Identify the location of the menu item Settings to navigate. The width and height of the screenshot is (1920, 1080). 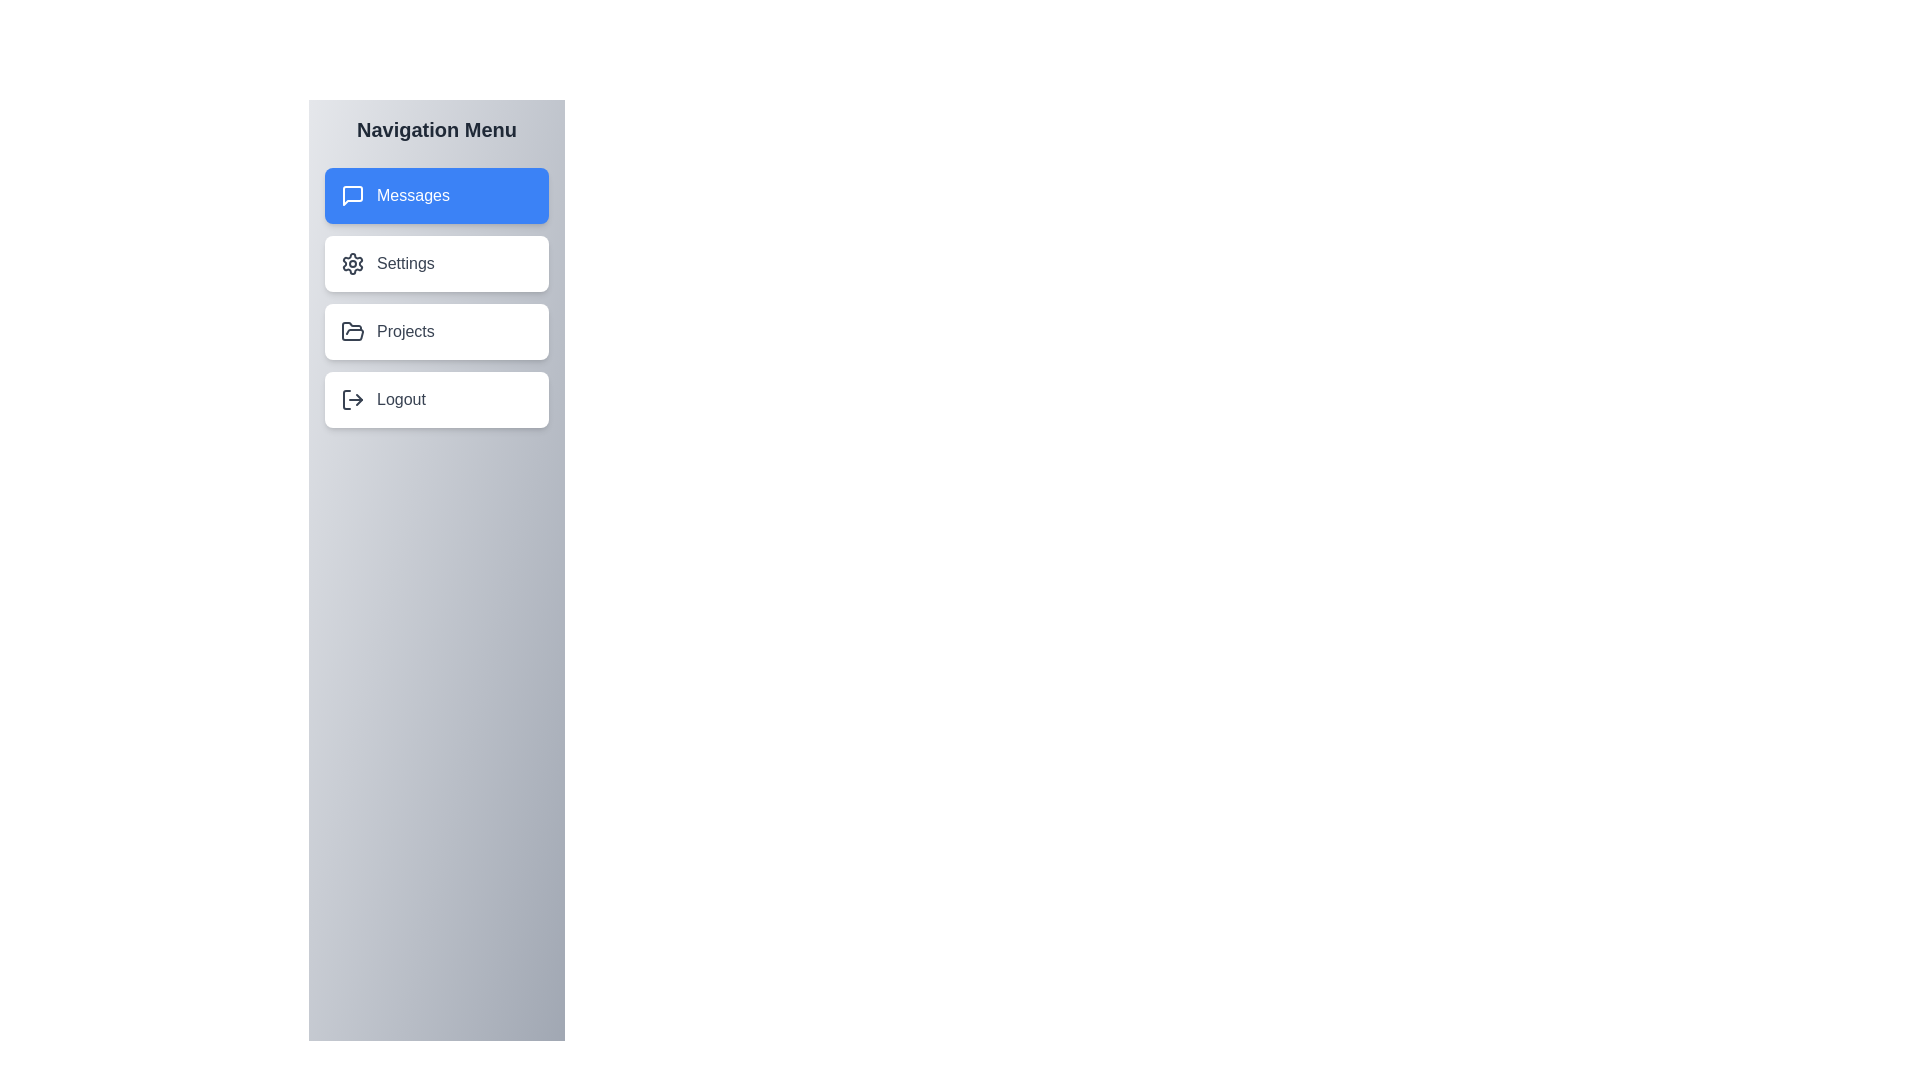
(435, 262).